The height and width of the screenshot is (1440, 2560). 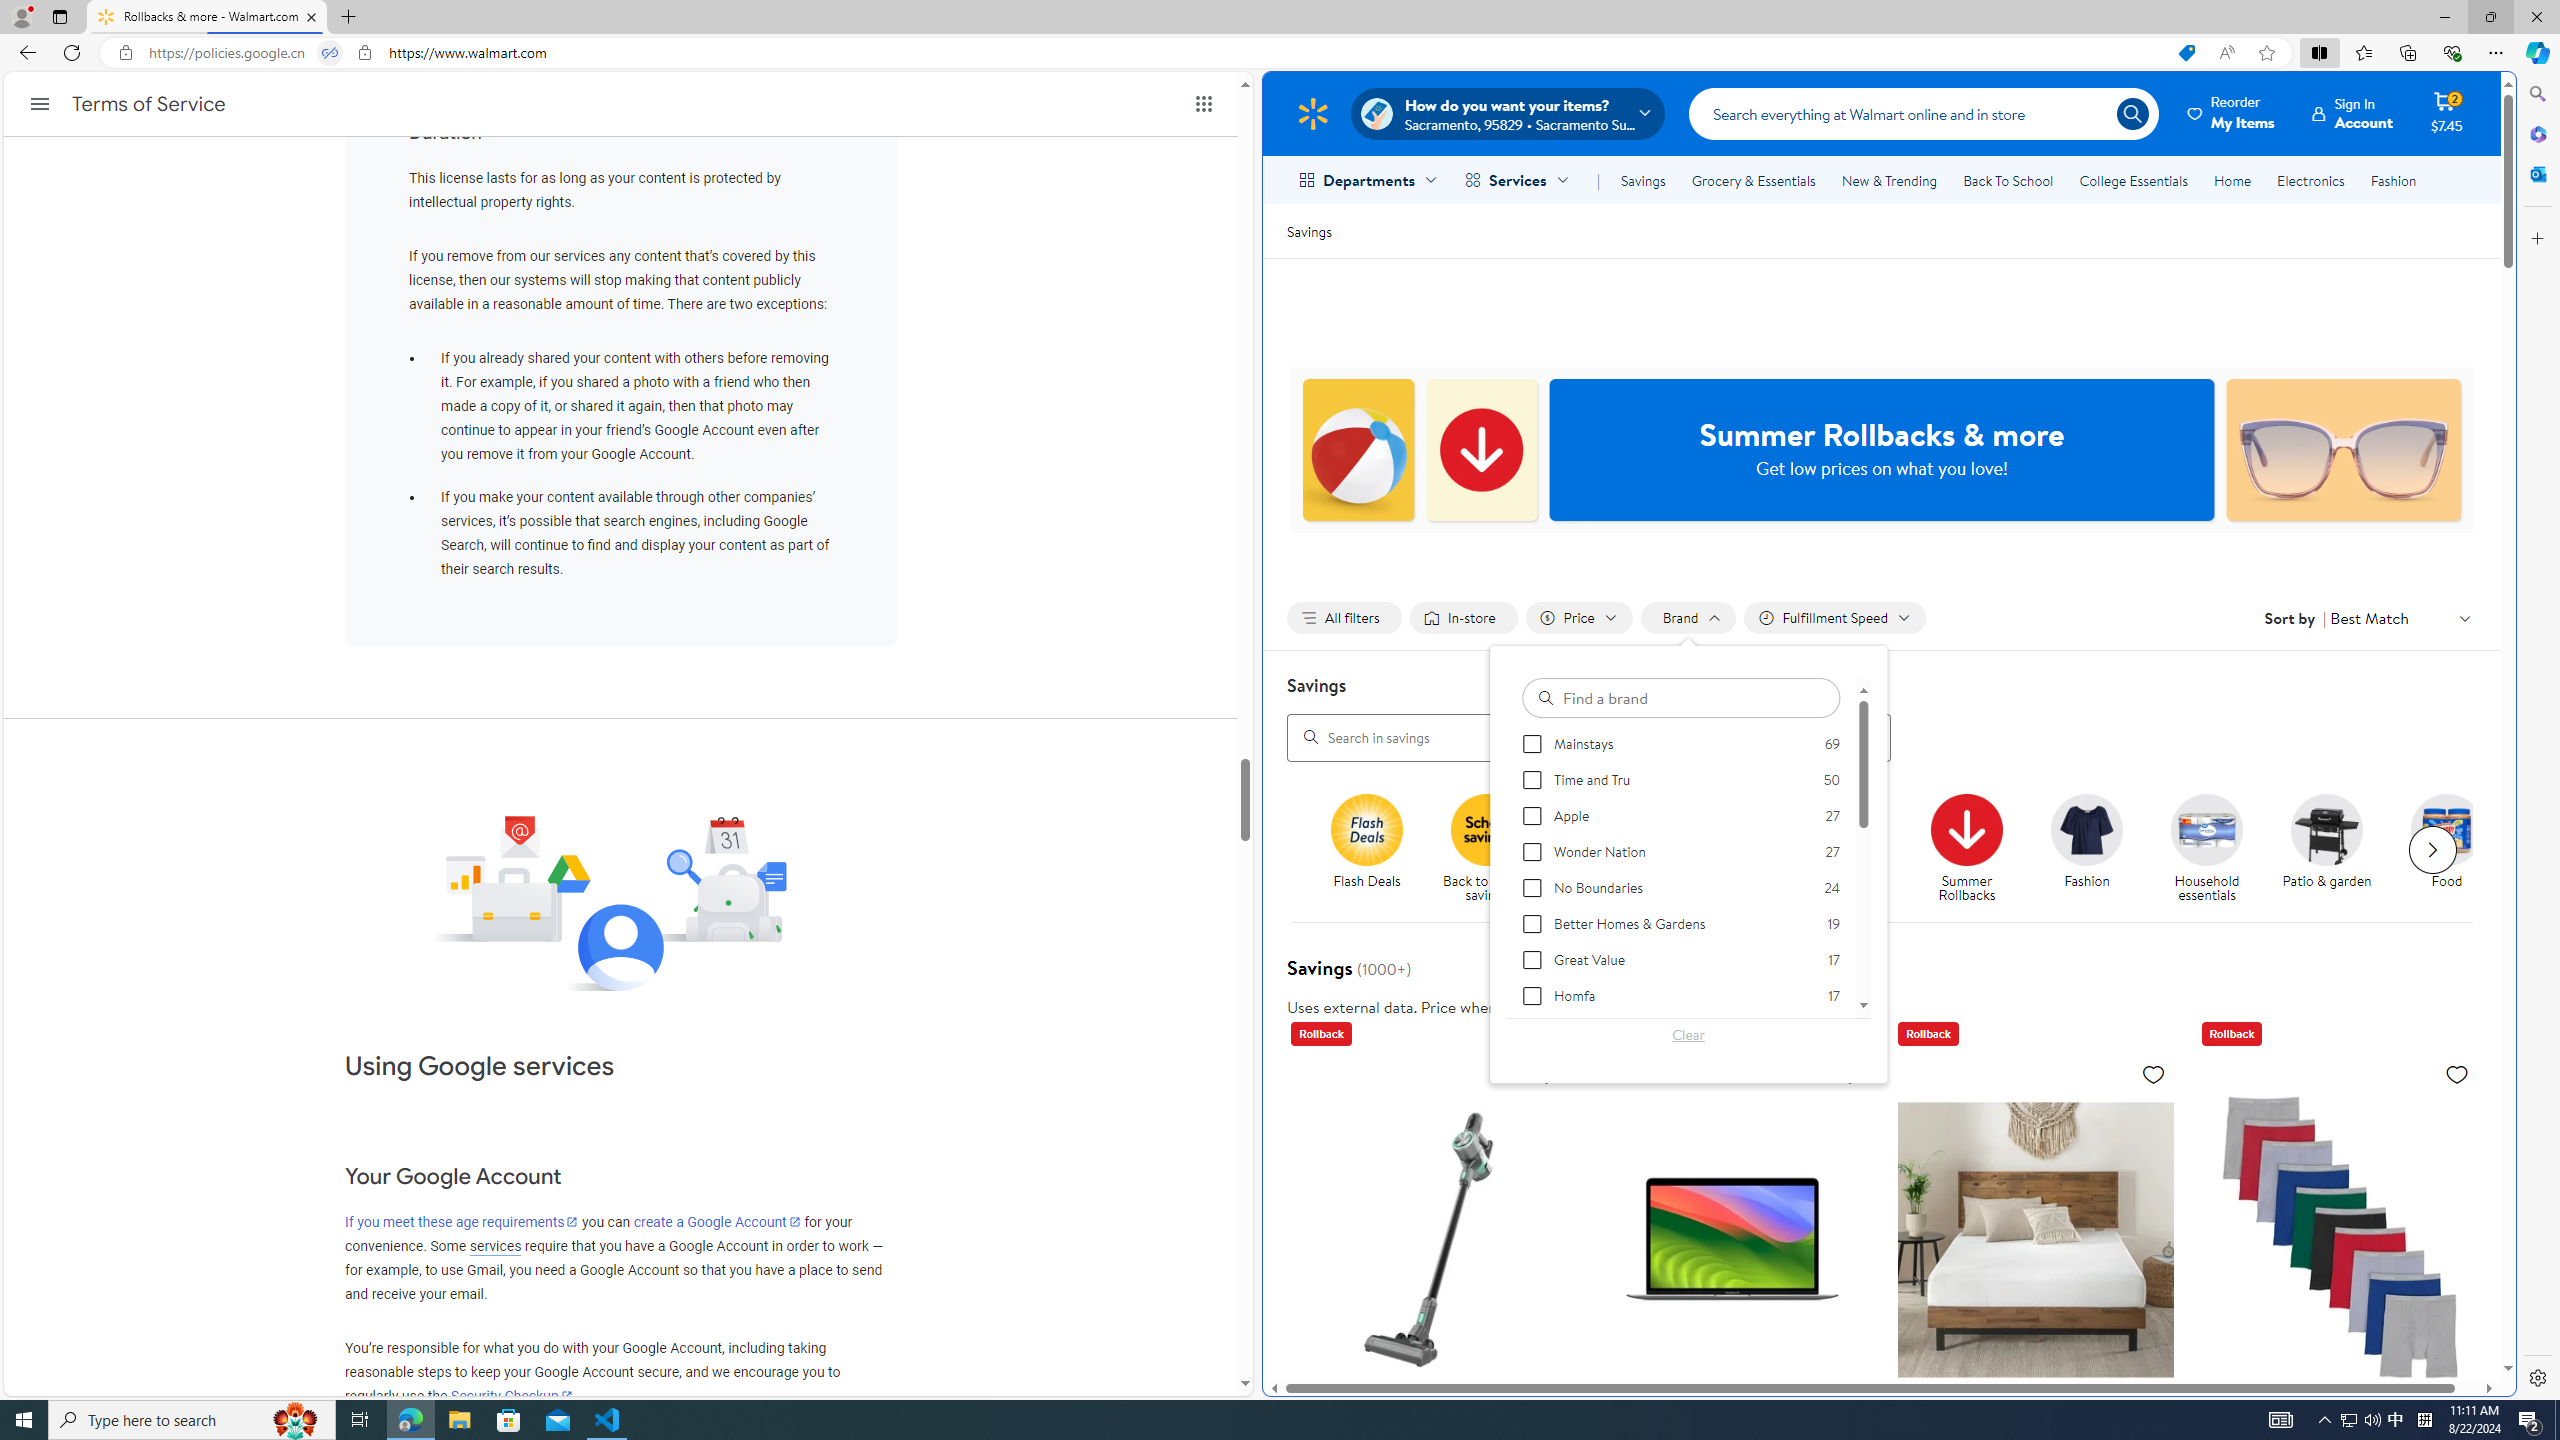 I want to click on 'Sort by Best Match', so click(x=2401, y=616).